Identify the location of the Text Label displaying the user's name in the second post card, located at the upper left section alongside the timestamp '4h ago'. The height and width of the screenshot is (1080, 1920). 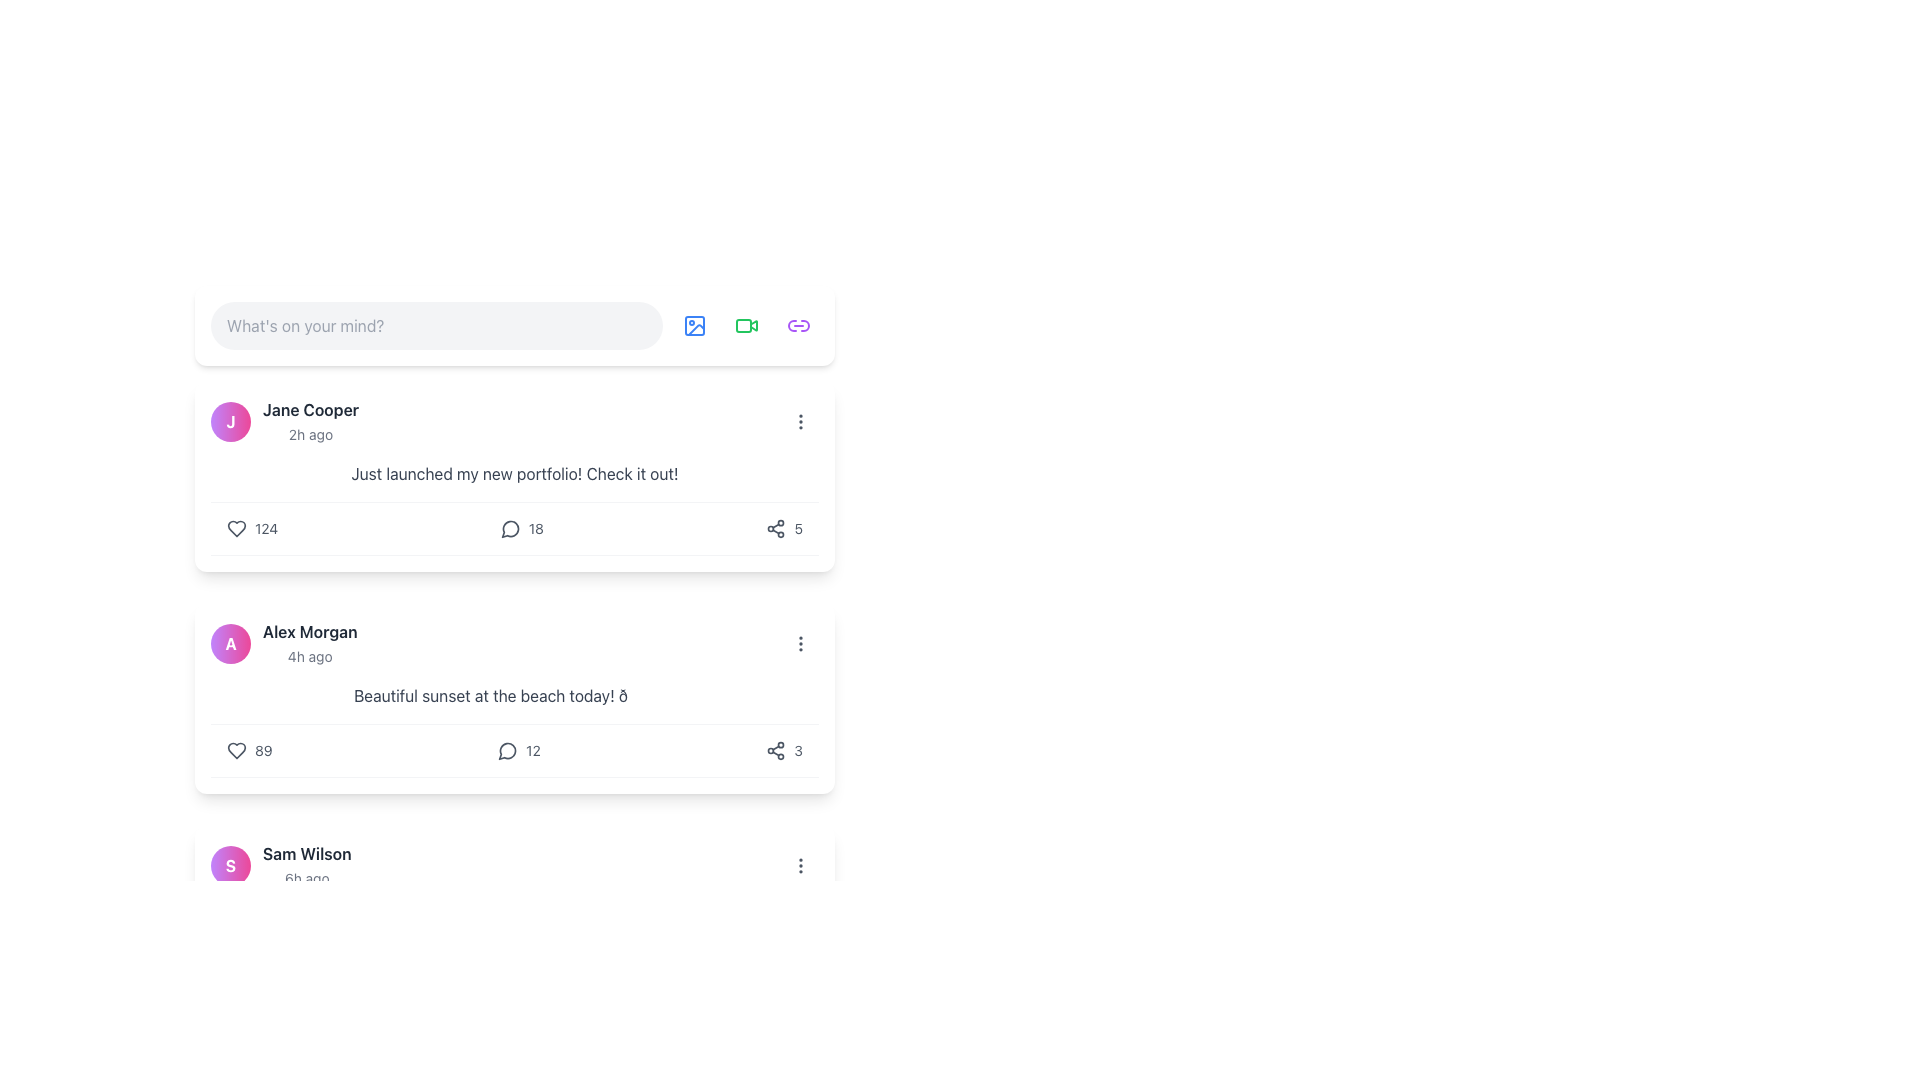
(309, 632).